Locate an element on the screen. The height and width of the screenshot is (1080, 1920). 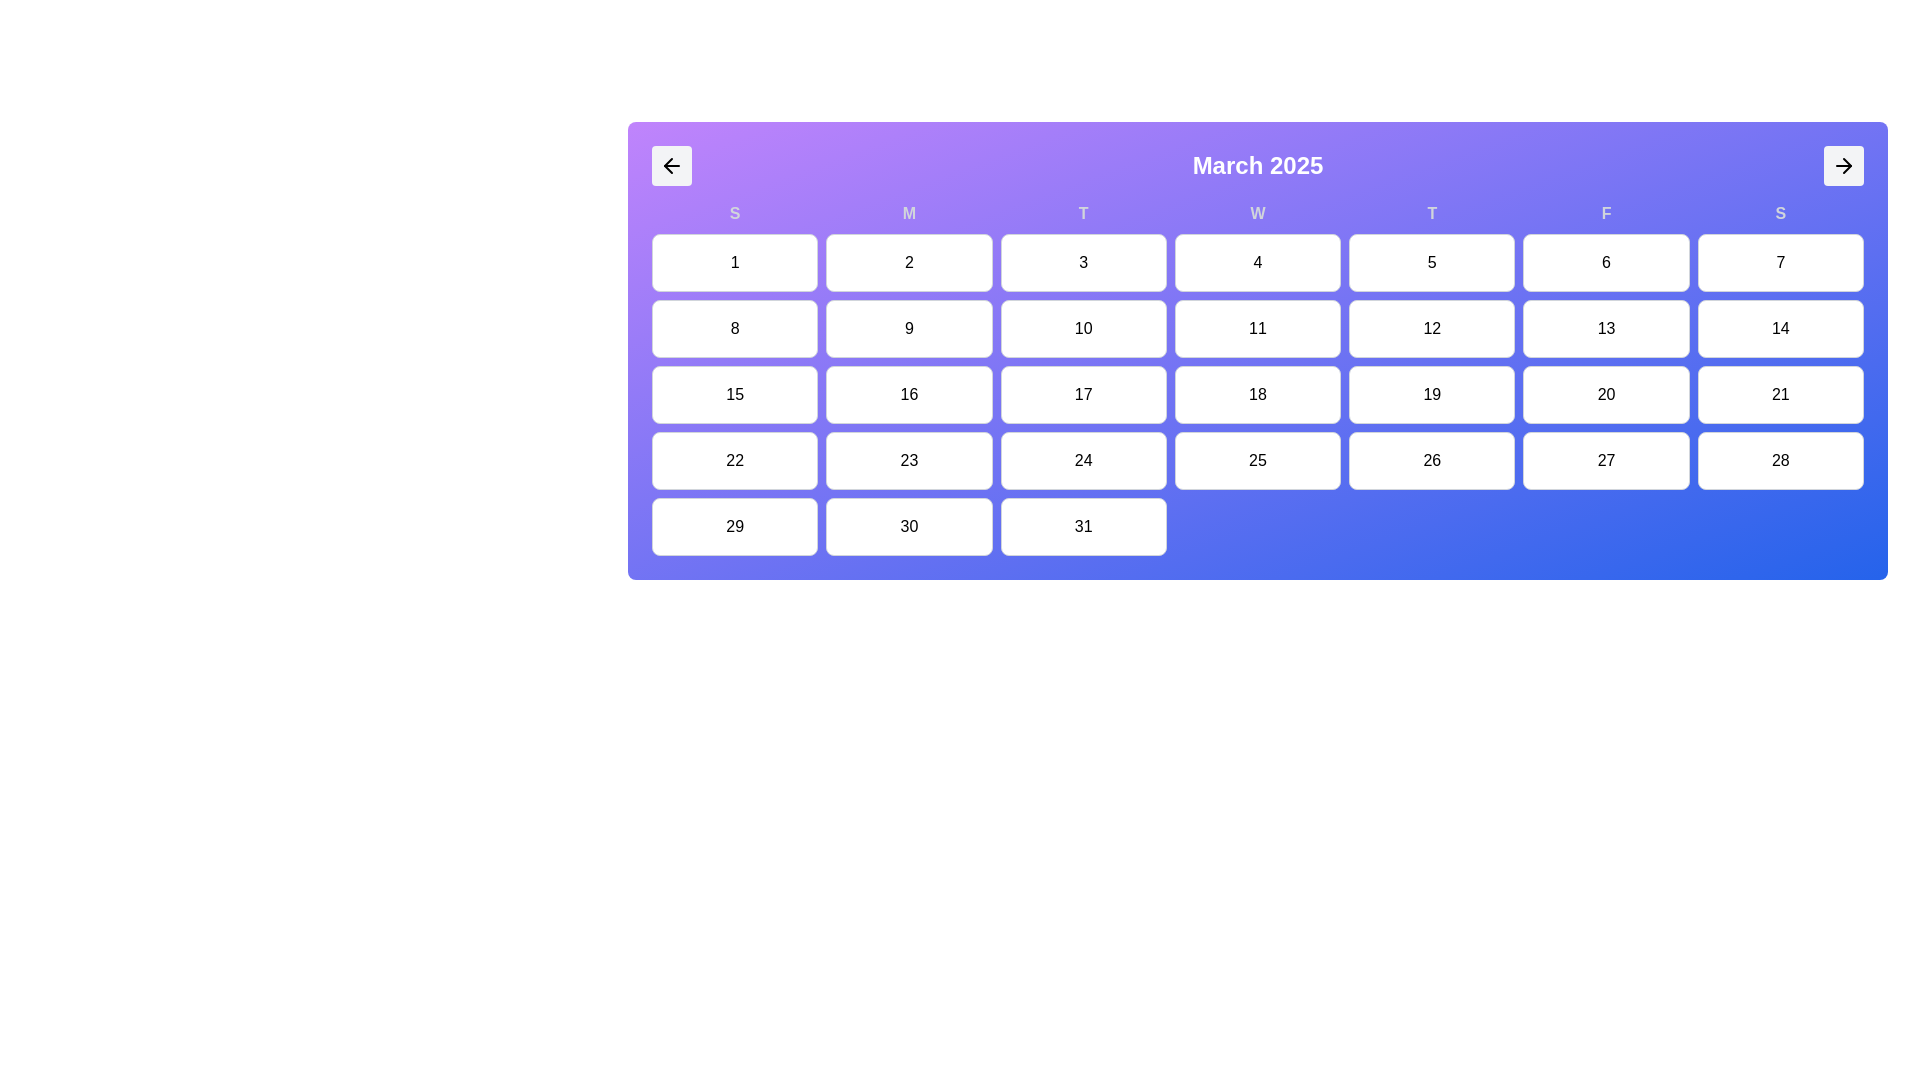
the small square button with a light gray background and a left-facing arrow icon, located at the top-left corner of the header bar is located at coordinates (672, 164).